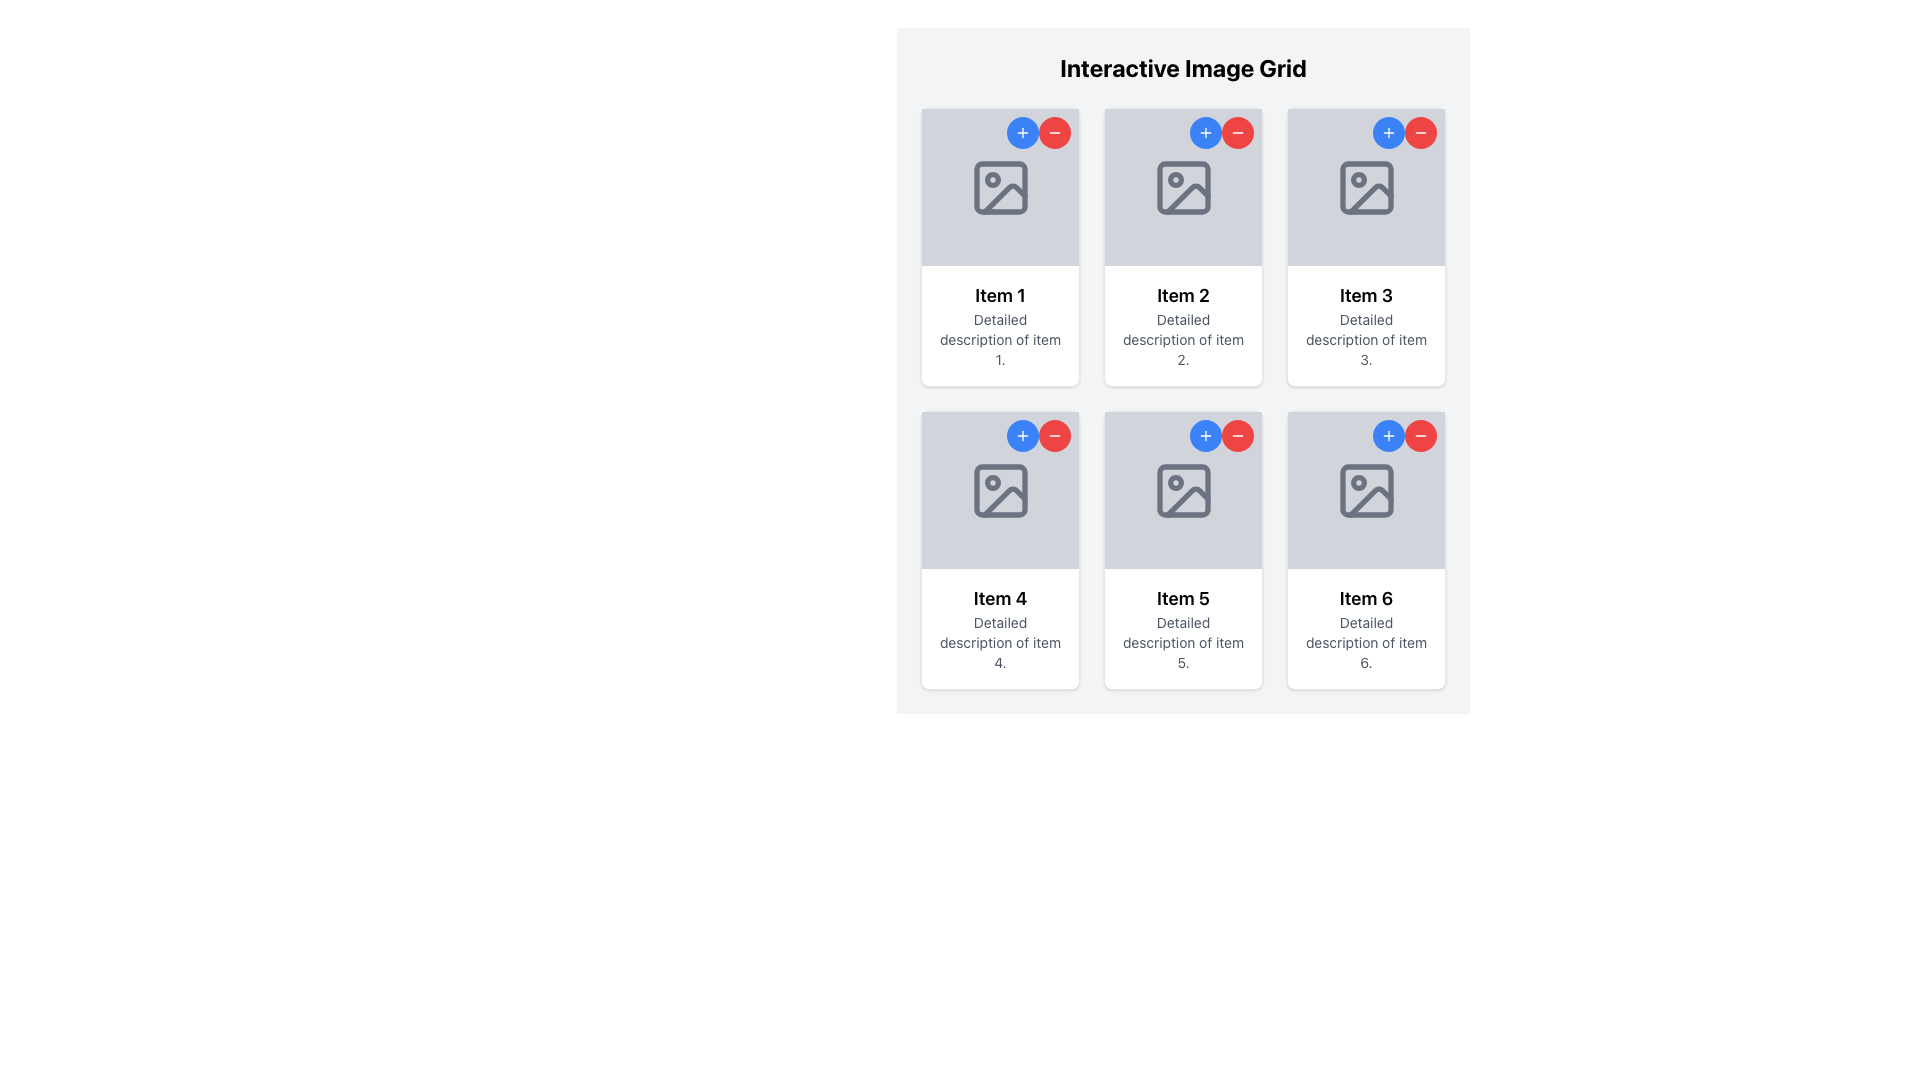 The height and width of the screenshot is (1080, 1920). I want to click on the circular 'plus' button with a blue background located at the top-left corner of the card labeled 'Item 3' for potential repositioning, so click(1387, 132).